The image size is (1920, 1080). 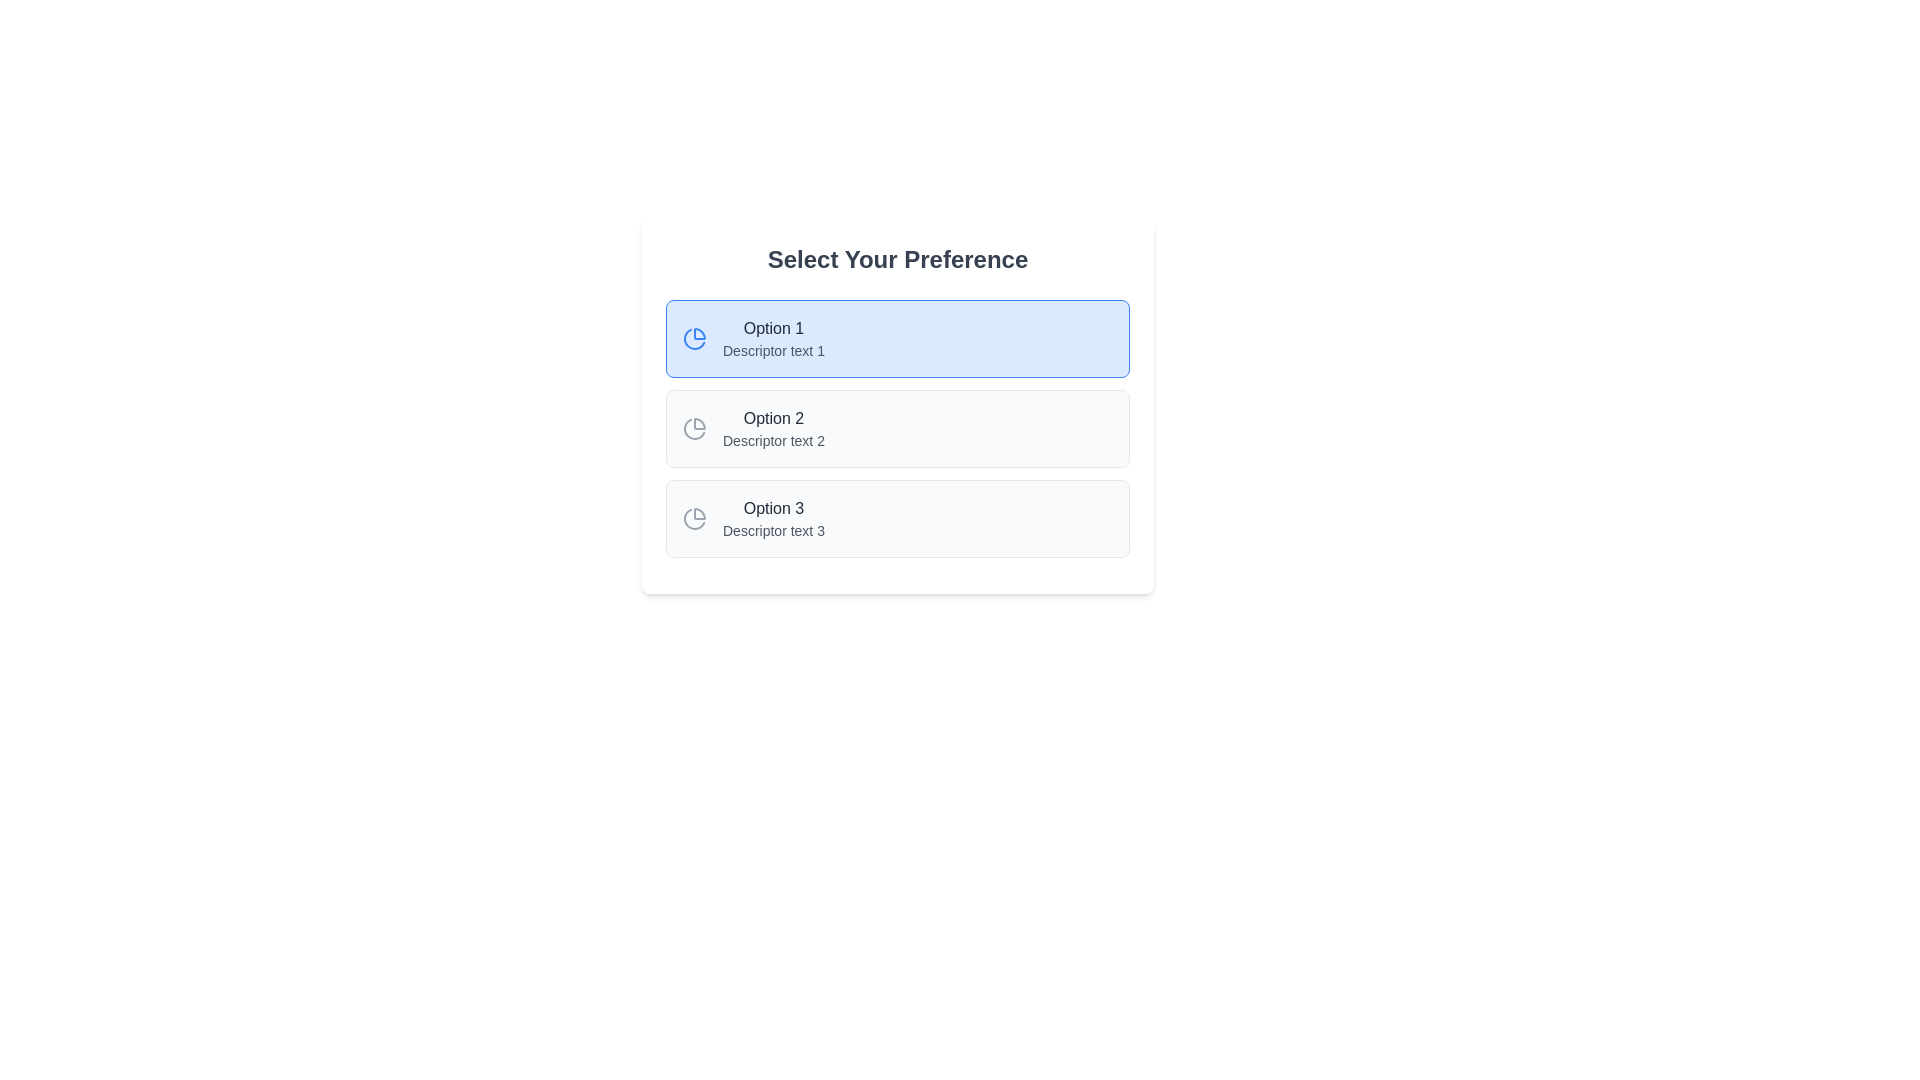 What do you see at coordinates (772, 530) in the screenshot?
I see `the text label displaying 'Descriptor text 3', which is styled in a smaller gray font and located directly below the bold 'Option 3' text` at bounding box center [772, 530].